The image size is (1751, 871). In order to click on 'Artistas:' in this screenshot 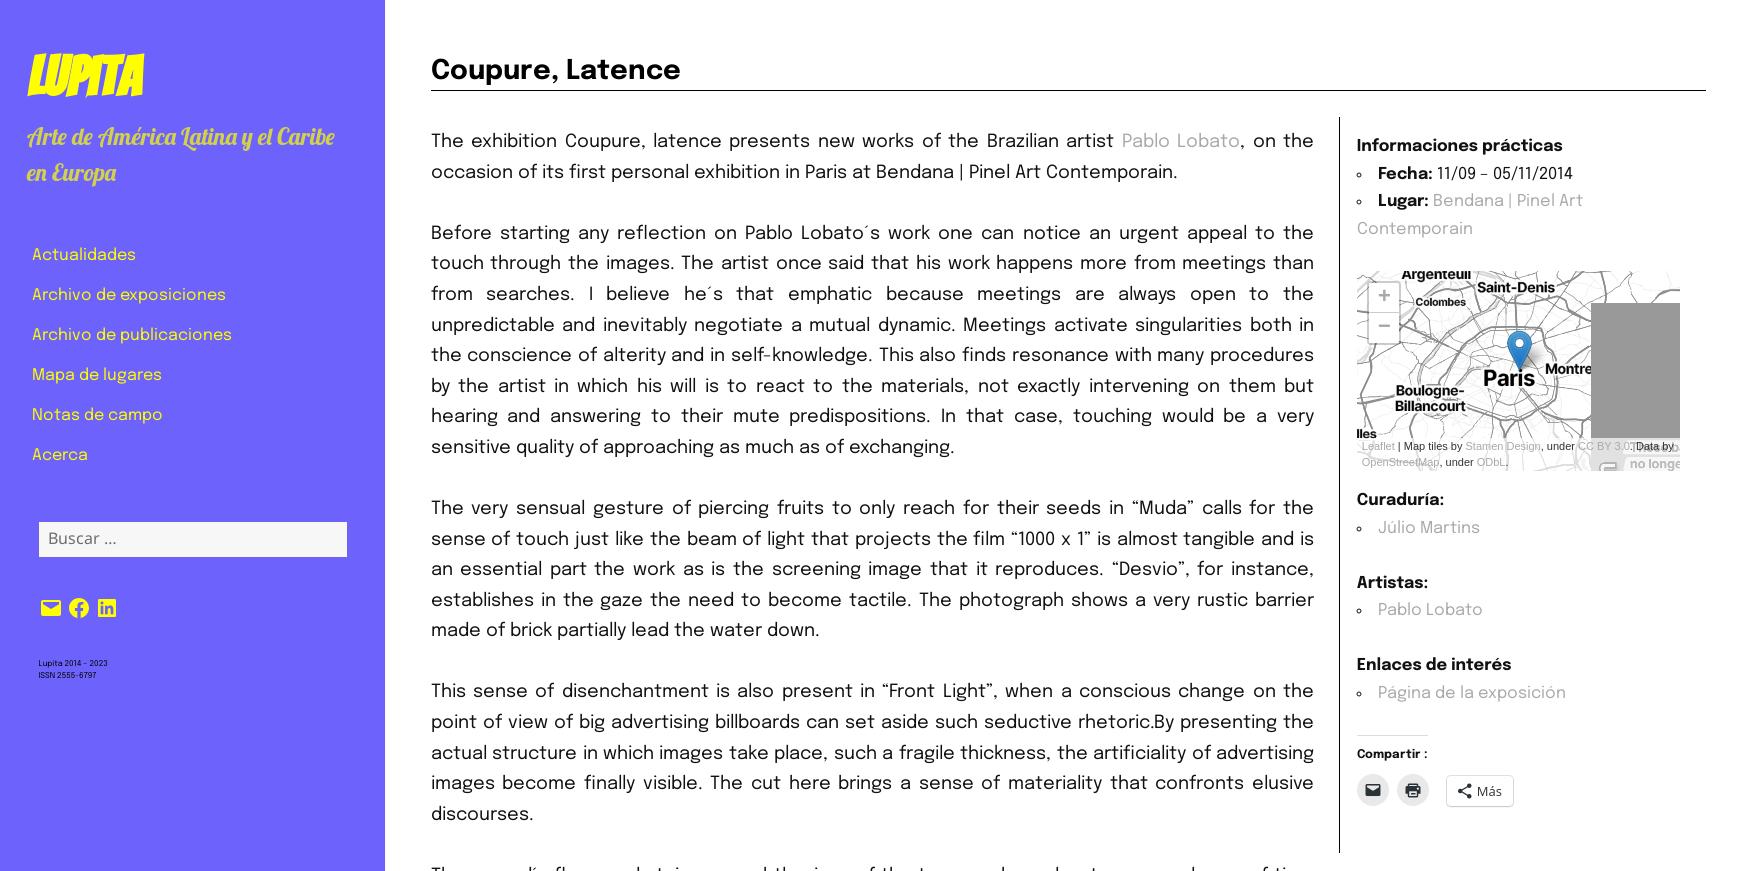, I will do `click(1392, 581)`.